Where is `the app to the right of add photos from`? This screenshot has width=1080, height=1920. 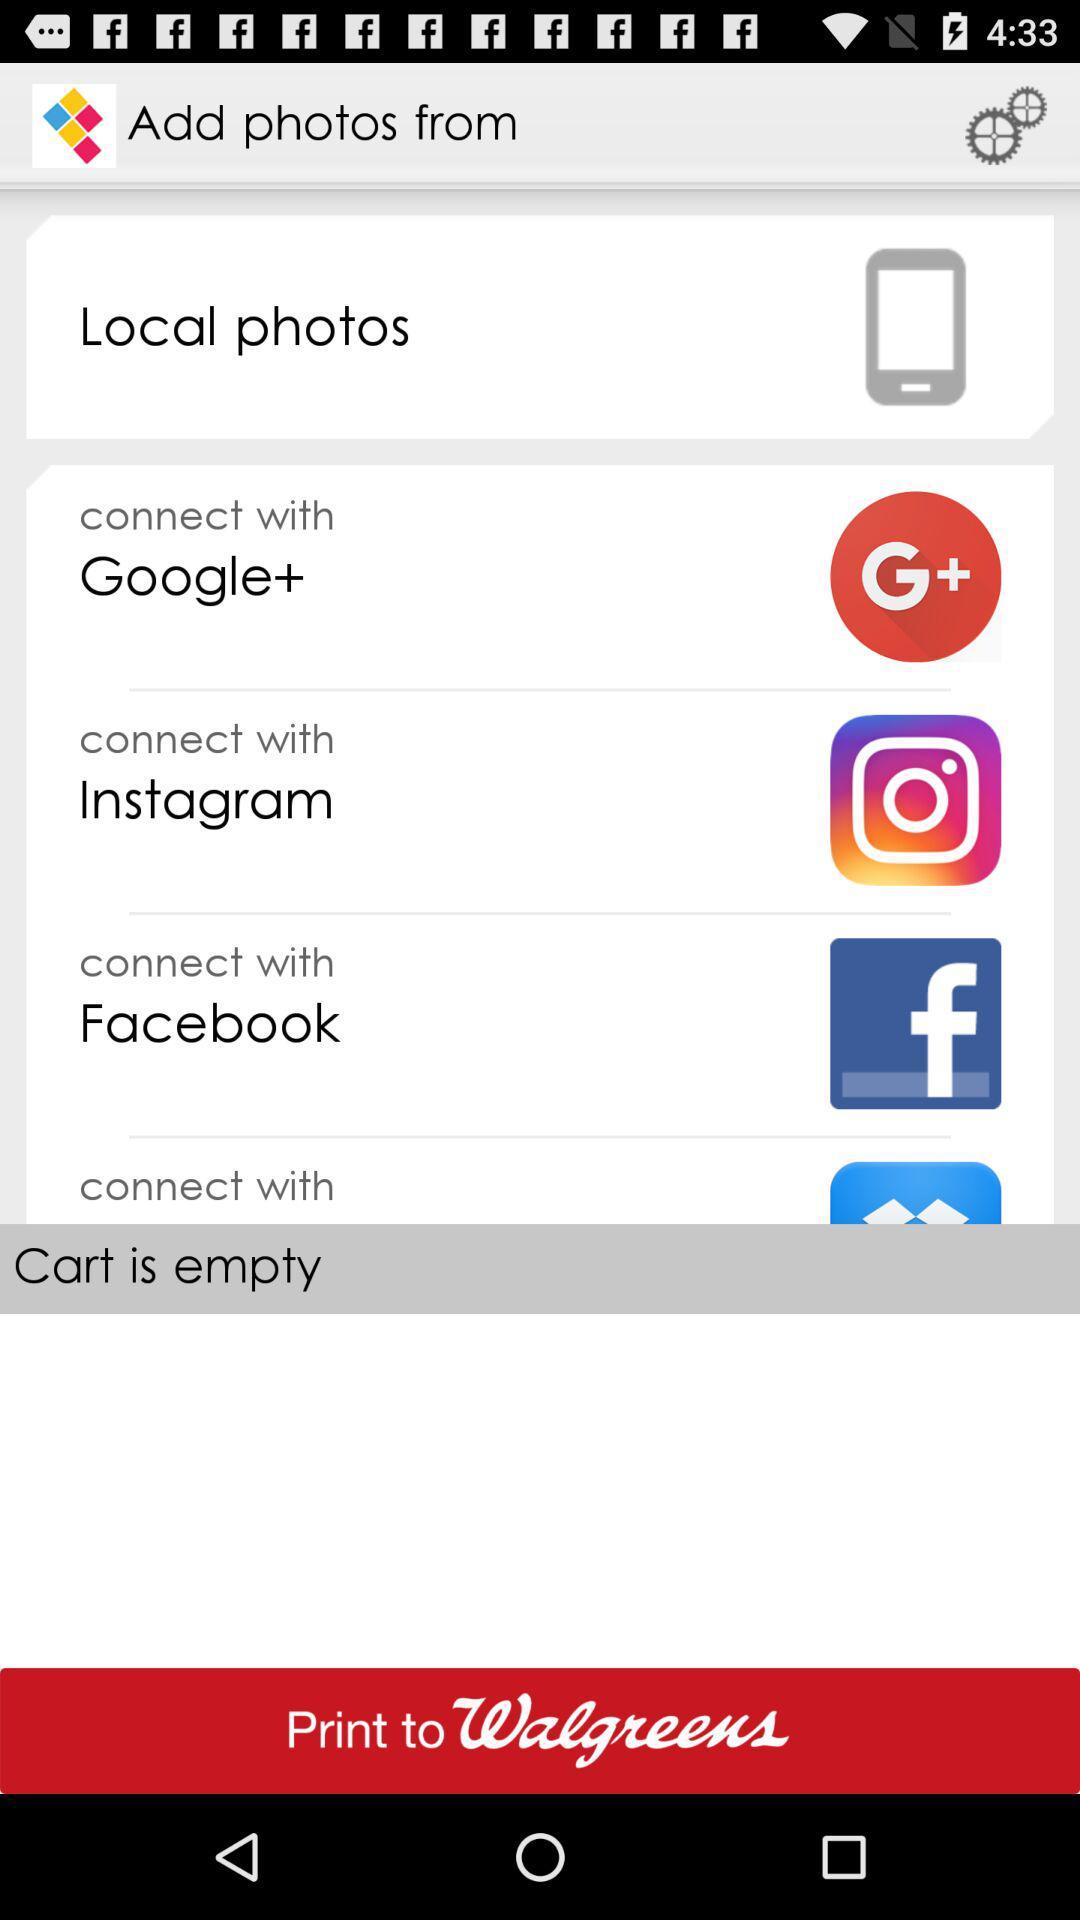
the app to the right of add photos from is located at coordinates (1006, 124).